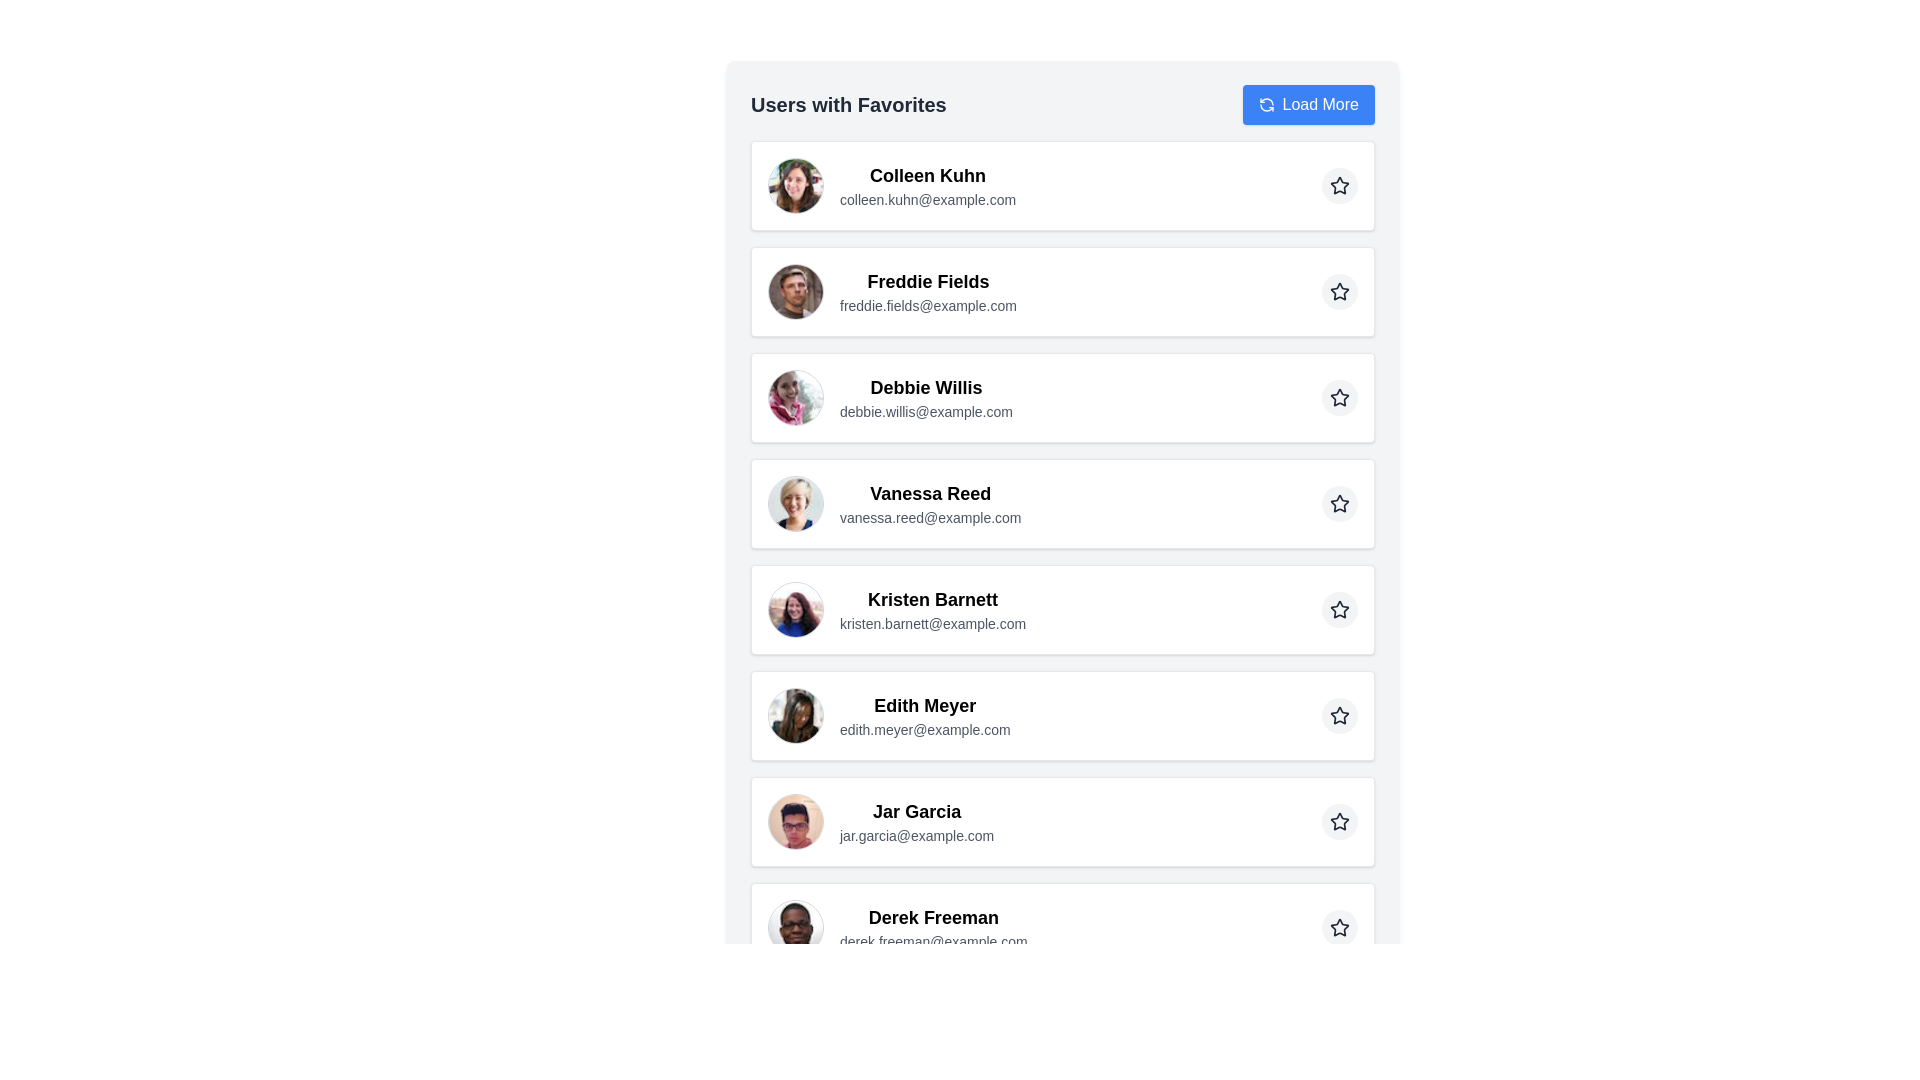  I want to click on the circular avatar image displaying the profile picture of a woman with short blonde hair, located to the left of the profile section labeled 'Vanessa Reed', so click(795, 503).